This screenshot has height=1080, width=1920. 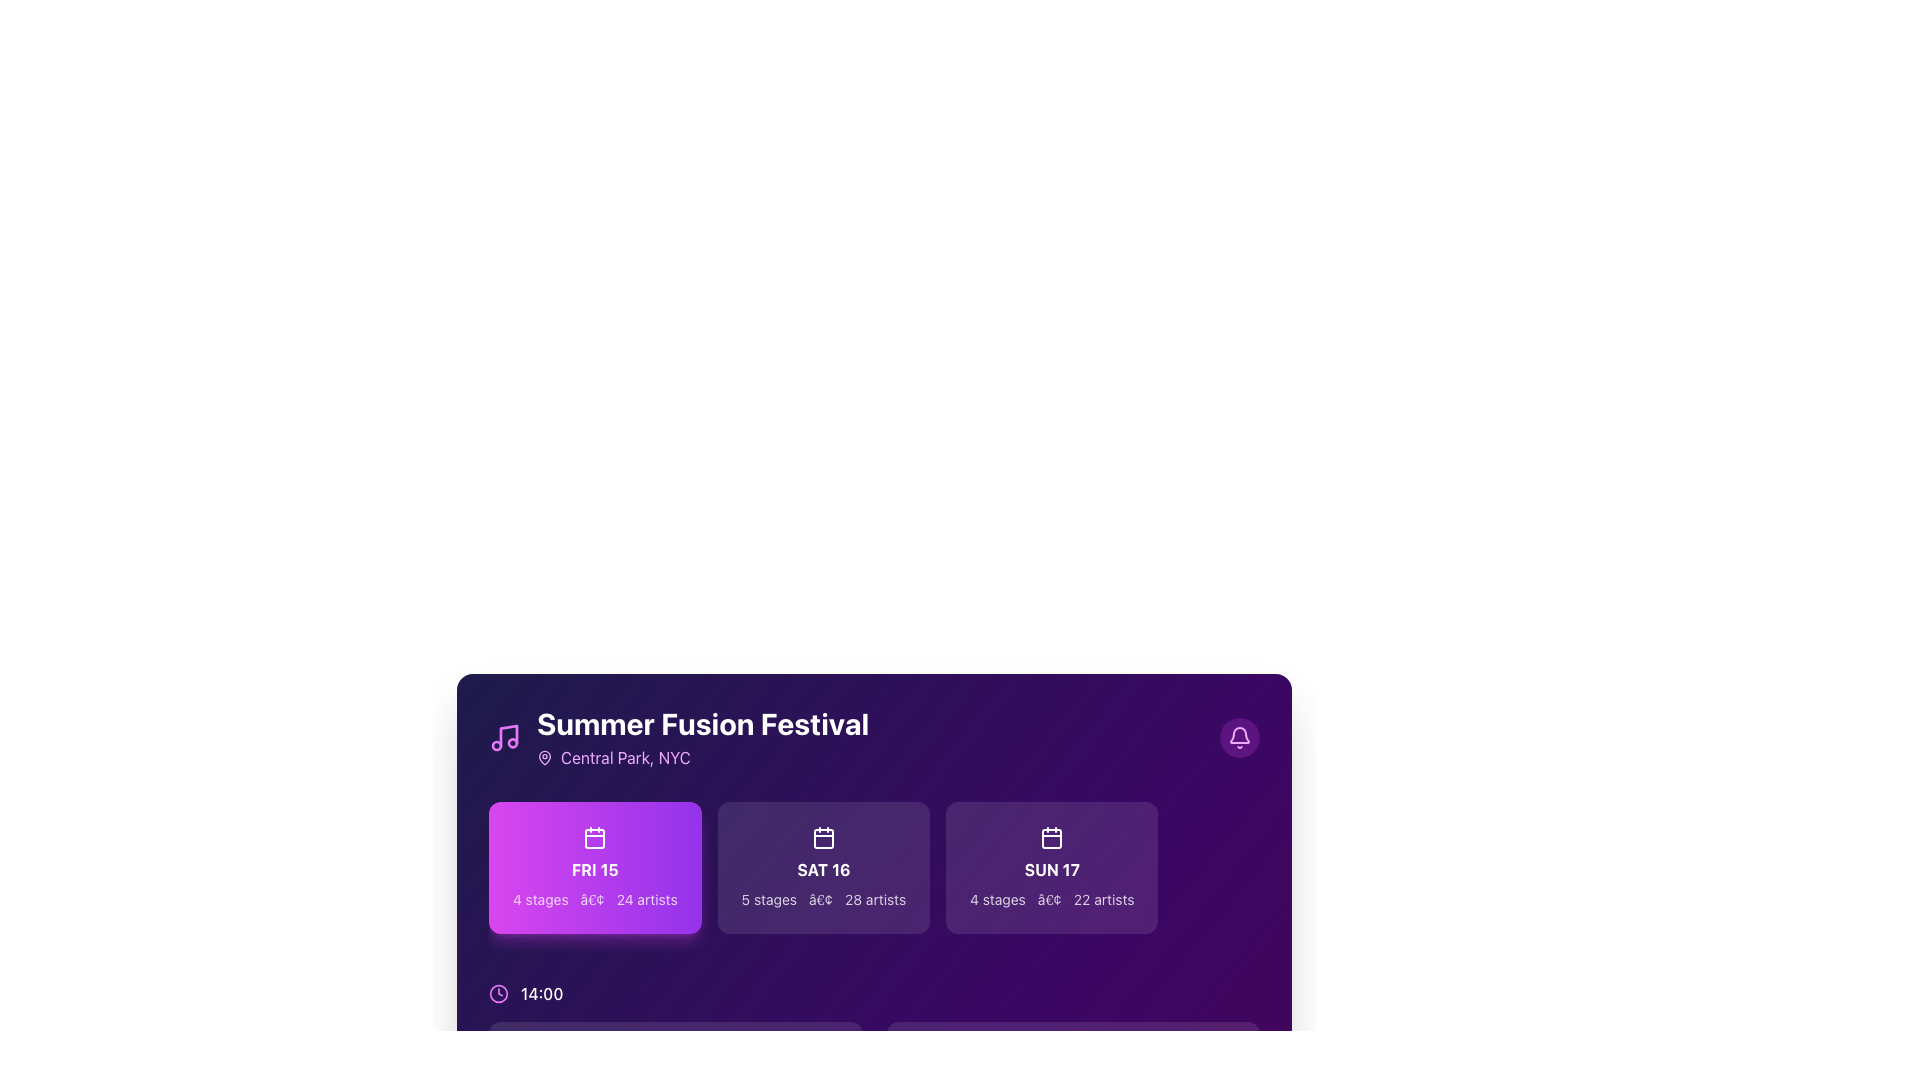 What do you see at coordinates (823, 837) in the screenshot?
I see `the minimalist white calendar icon located in the center column above the label 'SAT 16'` at bounding box center [823, 837].